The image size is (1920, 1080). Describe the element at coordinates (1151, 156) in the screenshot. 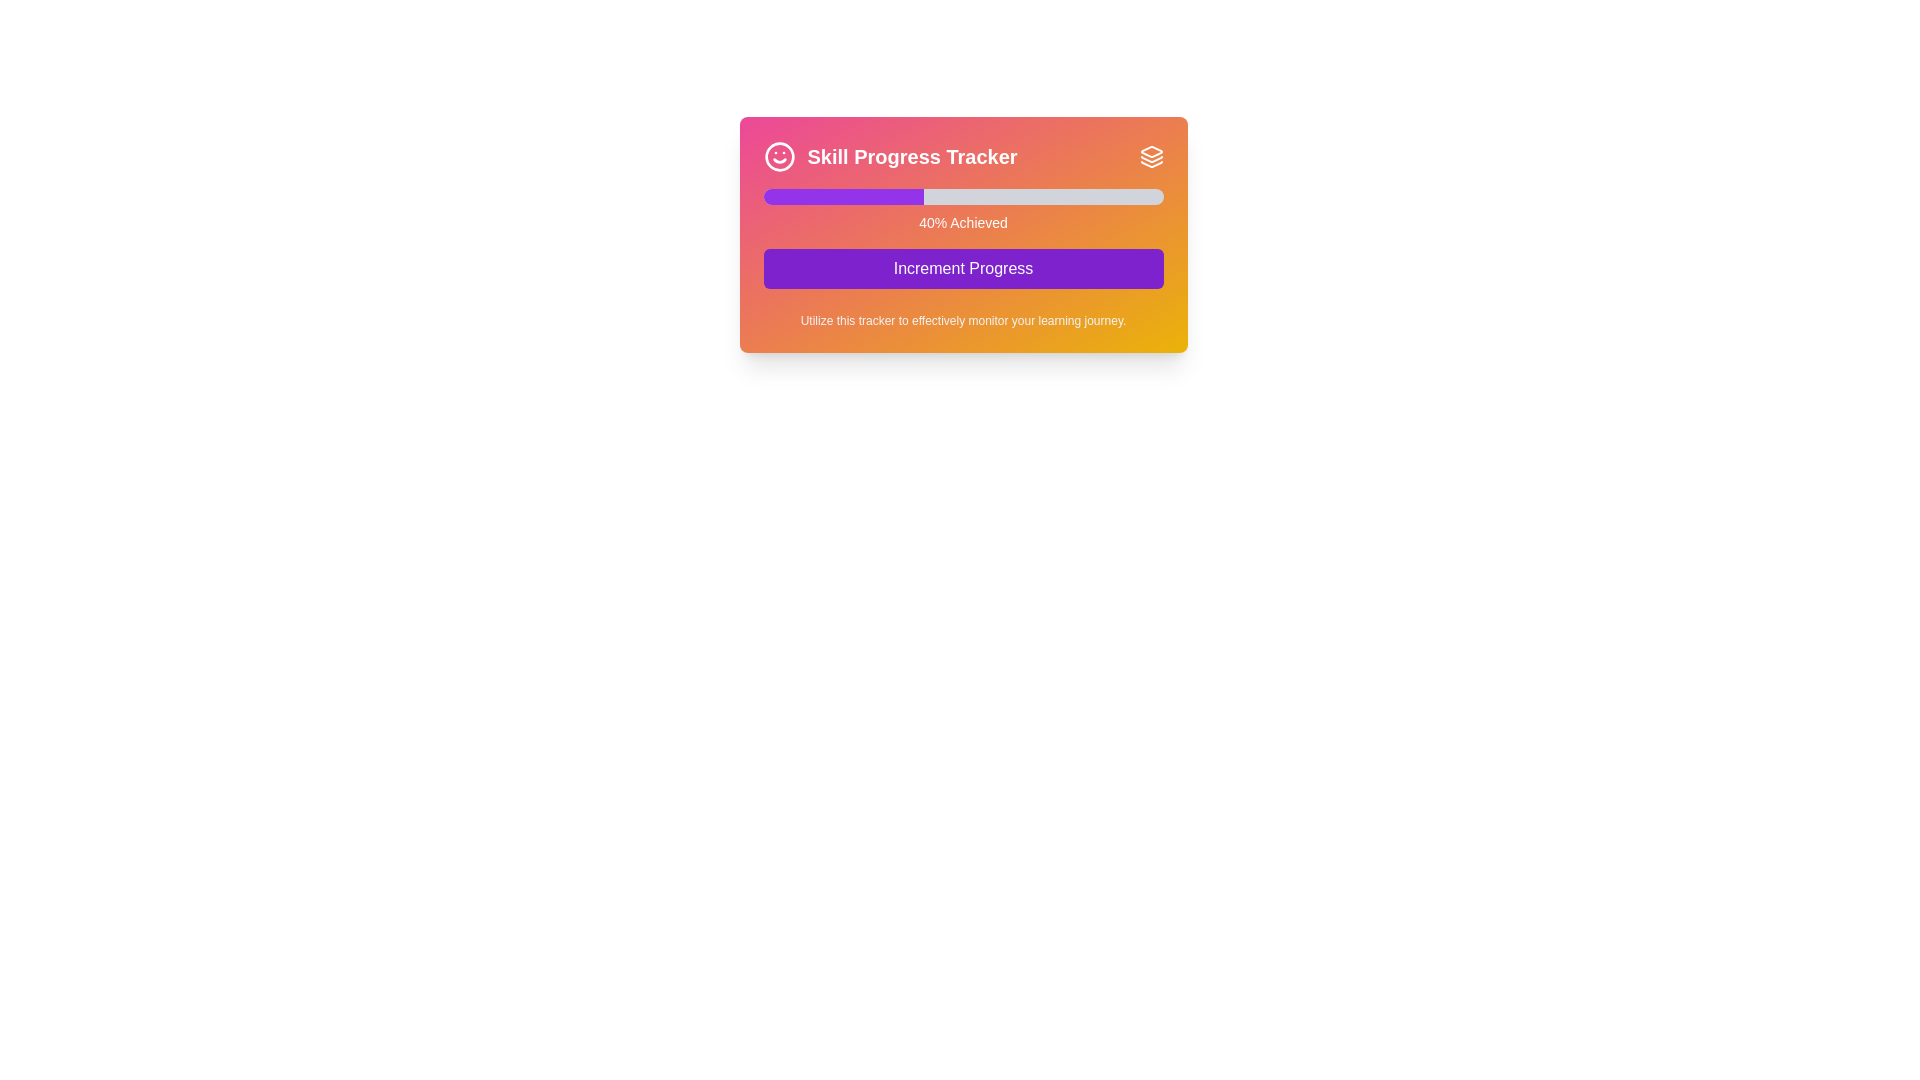

I see `the icon with a stacked-layer design featuring three overlapping rectangular plates, located at the top-right corner of the 'Skill Progress Tracker' box` at that location.